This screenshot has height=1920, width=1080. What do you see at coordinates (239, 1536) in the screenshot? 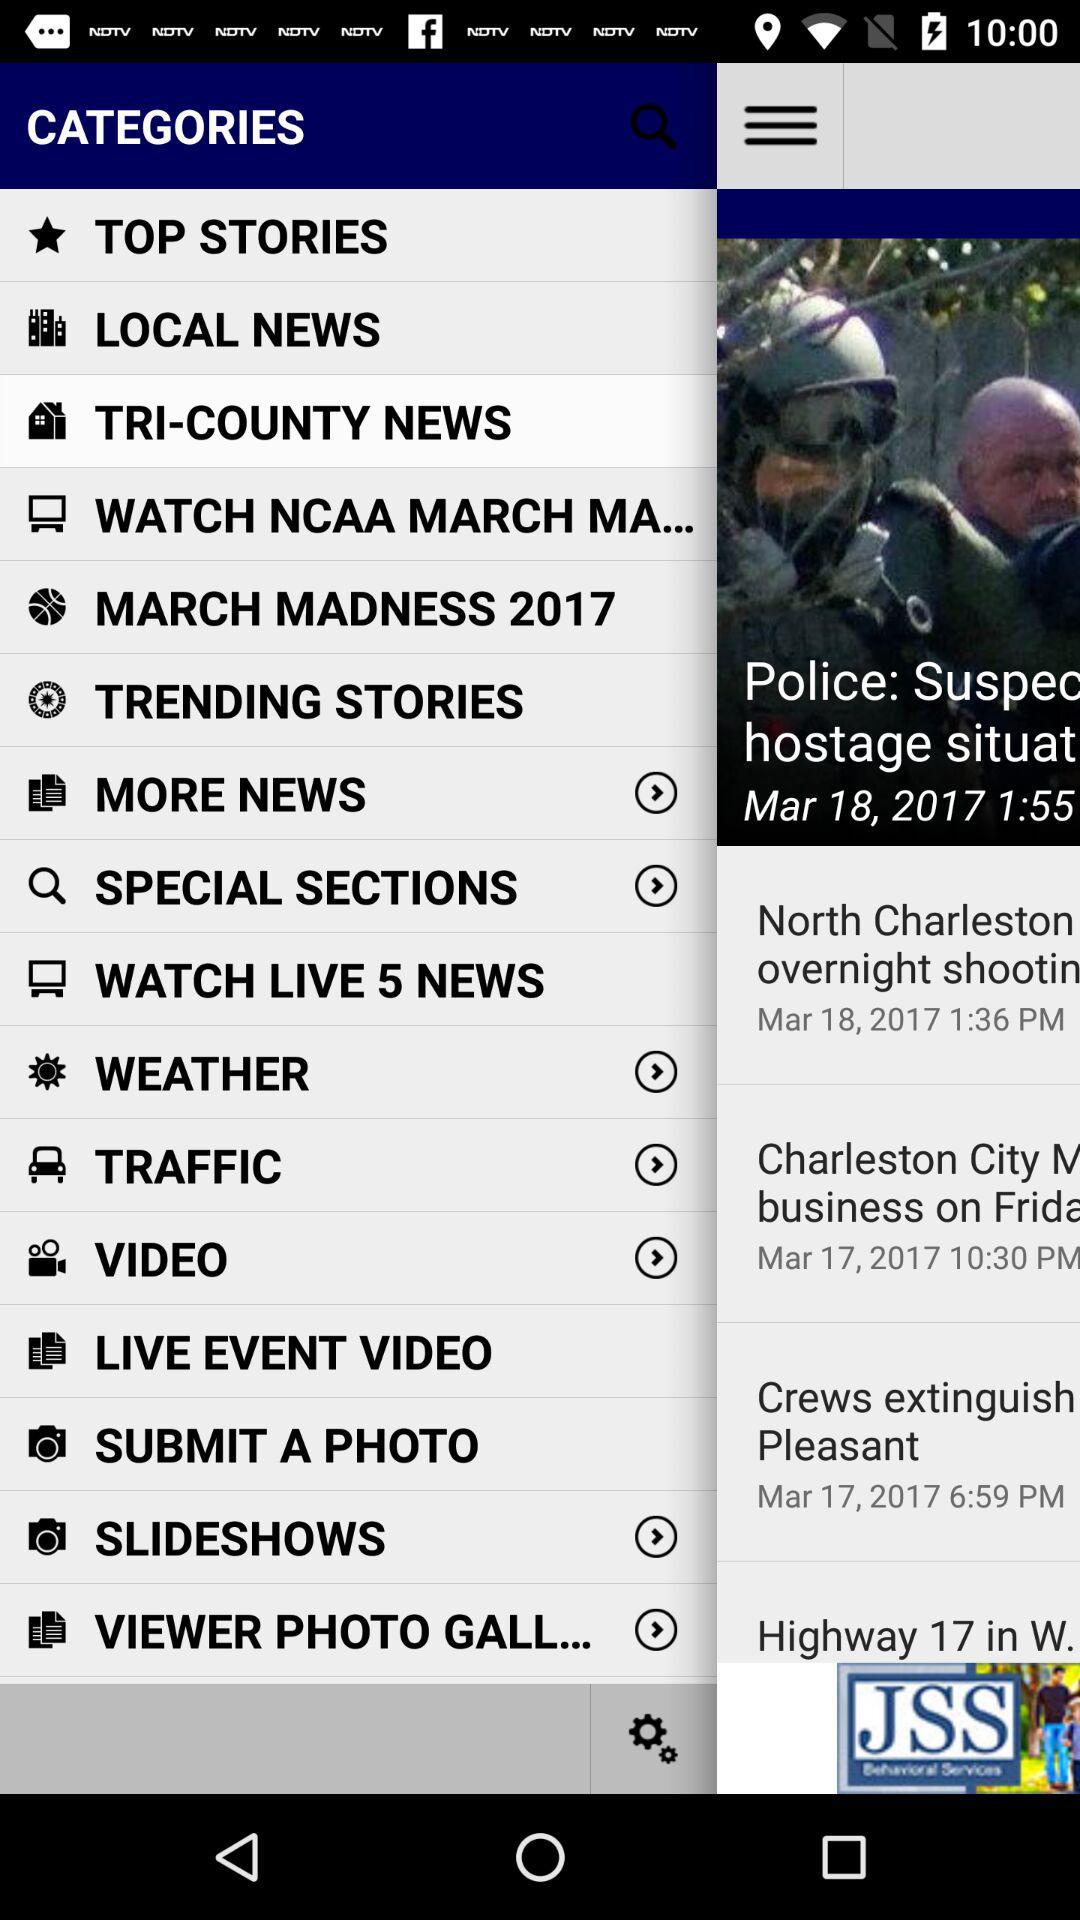
I see `the icon below submit a photo icon` at bounding box center [239, 1536].